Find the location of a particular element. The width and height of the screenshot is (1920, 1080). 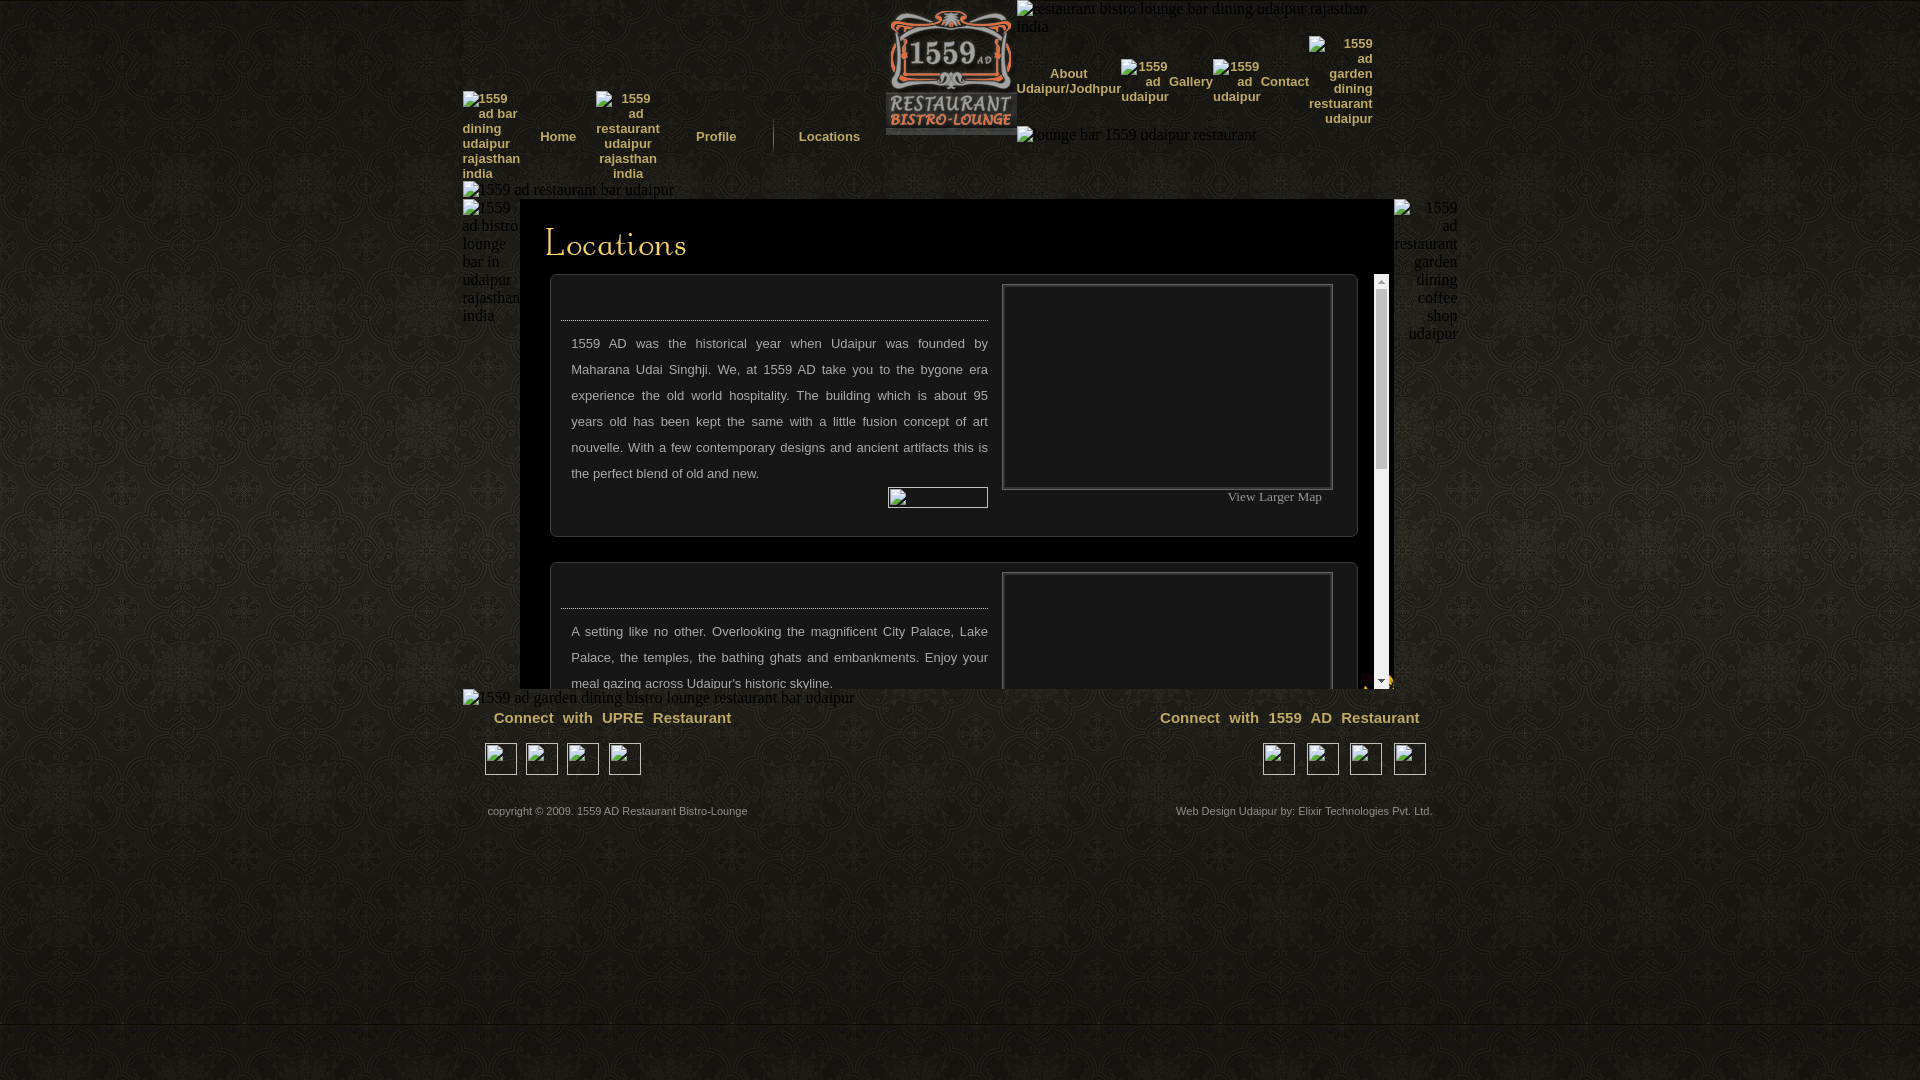

'1559 ad bar dining udaipur rajasthan india' is located at coordinates (490, 135).